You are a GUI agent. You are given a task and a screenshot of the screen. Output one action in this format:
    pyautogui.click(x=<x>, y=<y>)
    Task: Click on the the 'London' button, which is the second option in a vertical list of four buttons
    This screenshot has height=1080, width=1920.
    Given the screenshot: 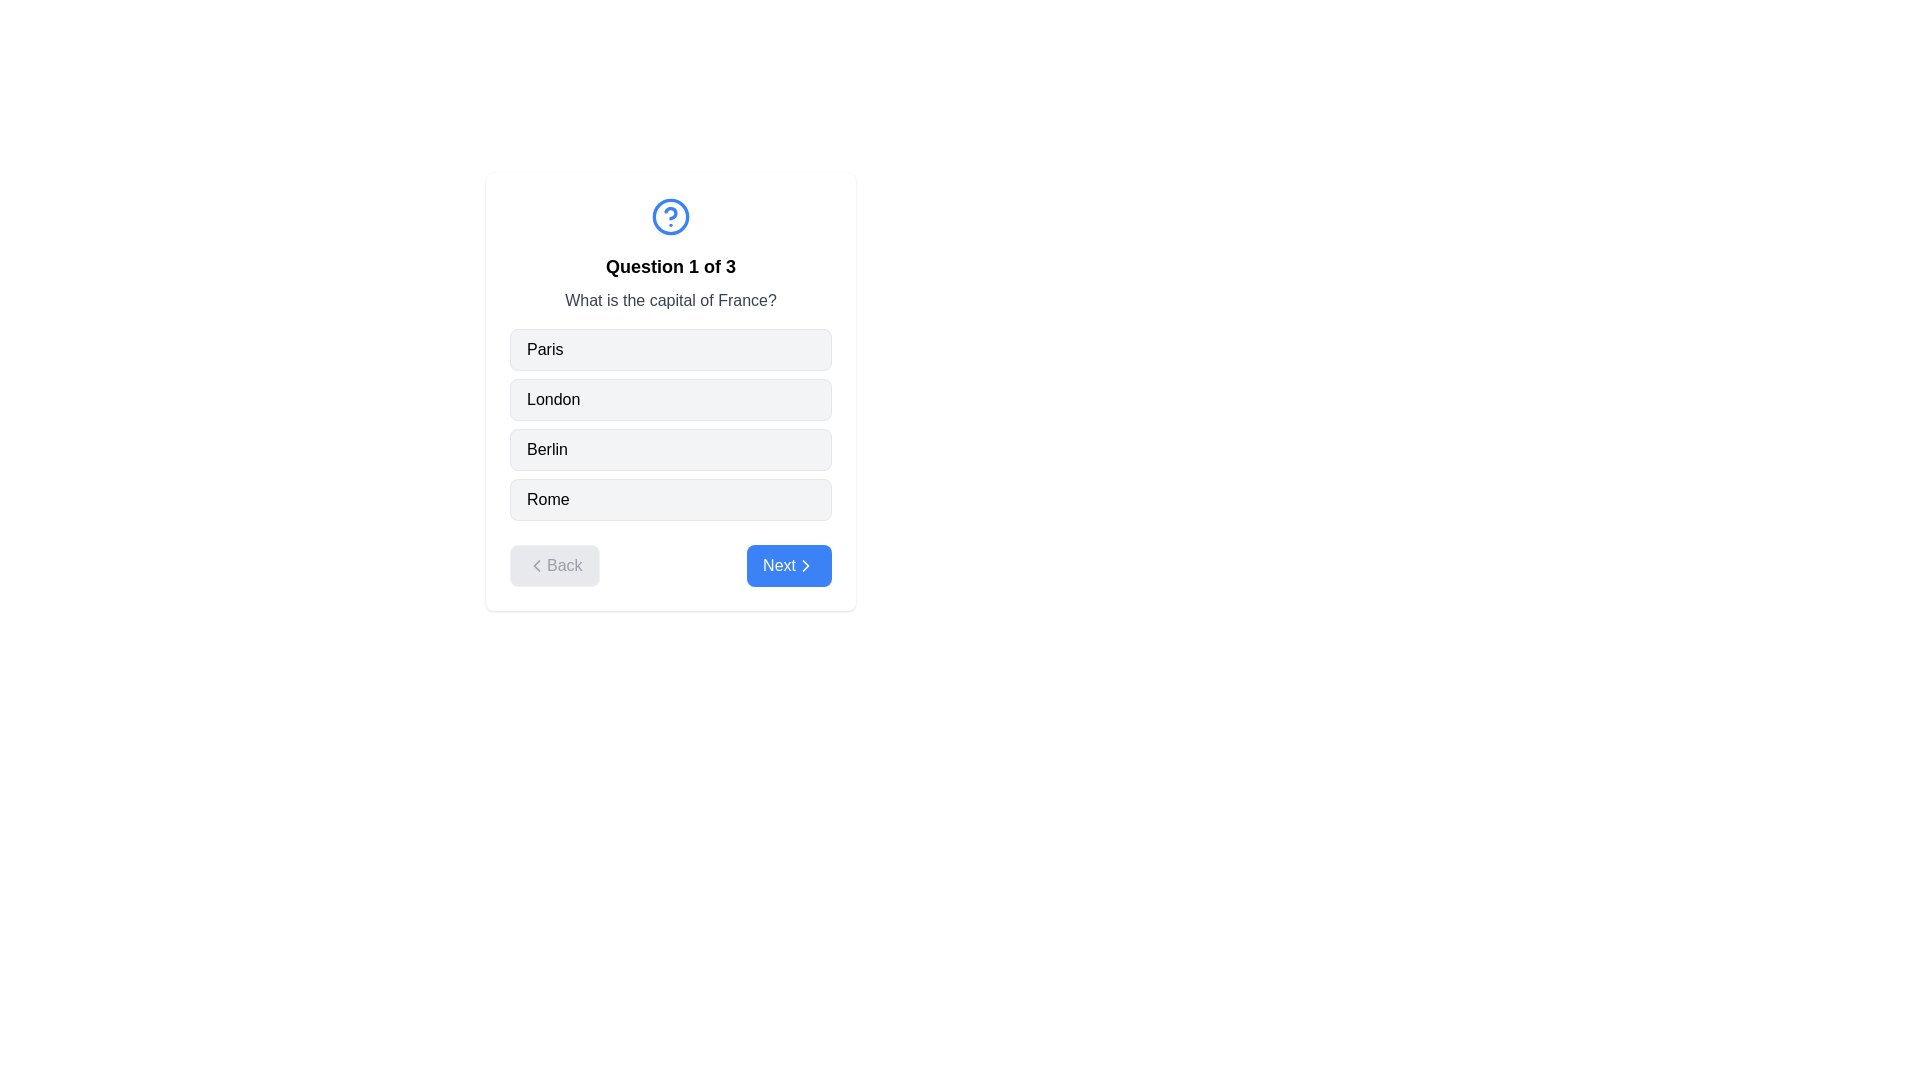 What is the action you would take?
    pyautogui.click(x=671, y=400)
    